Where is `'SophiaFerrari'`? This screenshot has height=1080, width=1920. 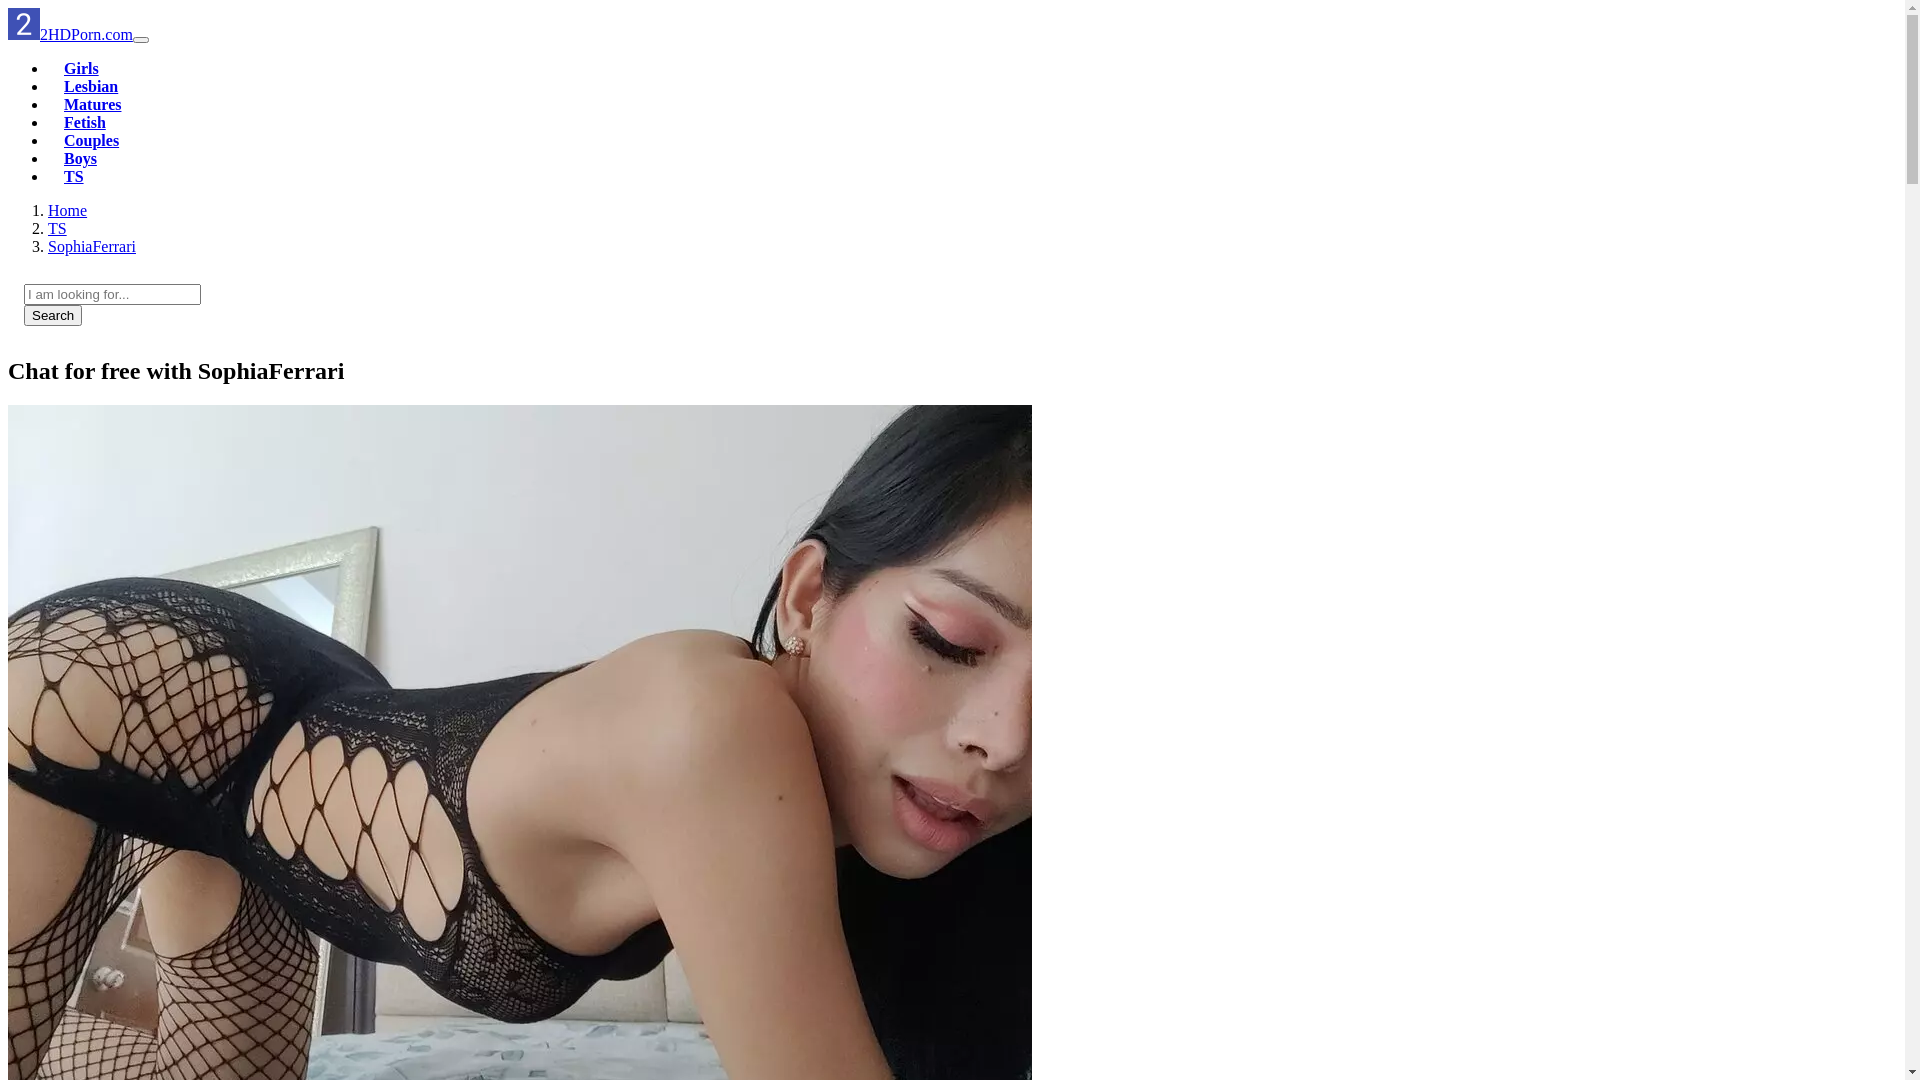 'SophiaFerrari' is located at coordinates (90, 245).